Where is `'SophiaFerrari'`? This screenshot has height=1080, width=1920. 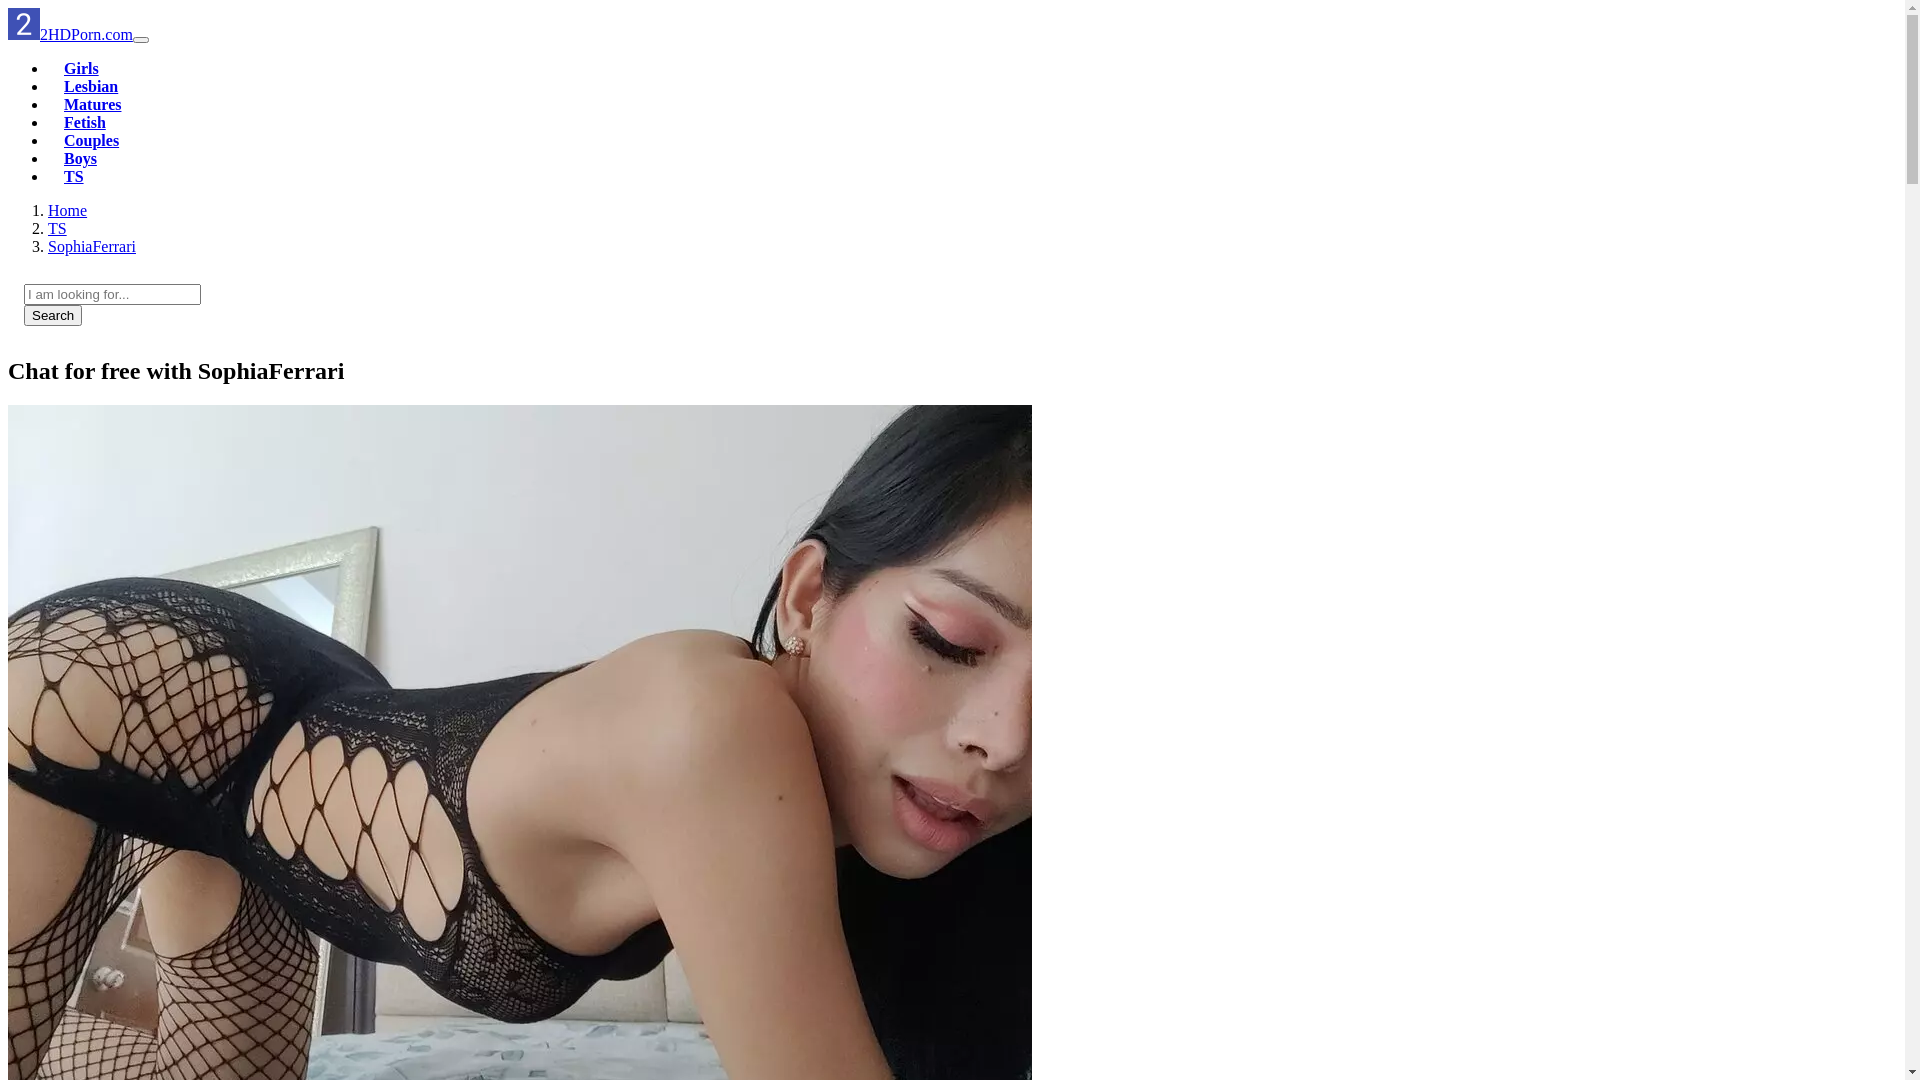 'SophiaFerrari' is located at coordinates (90, 245).